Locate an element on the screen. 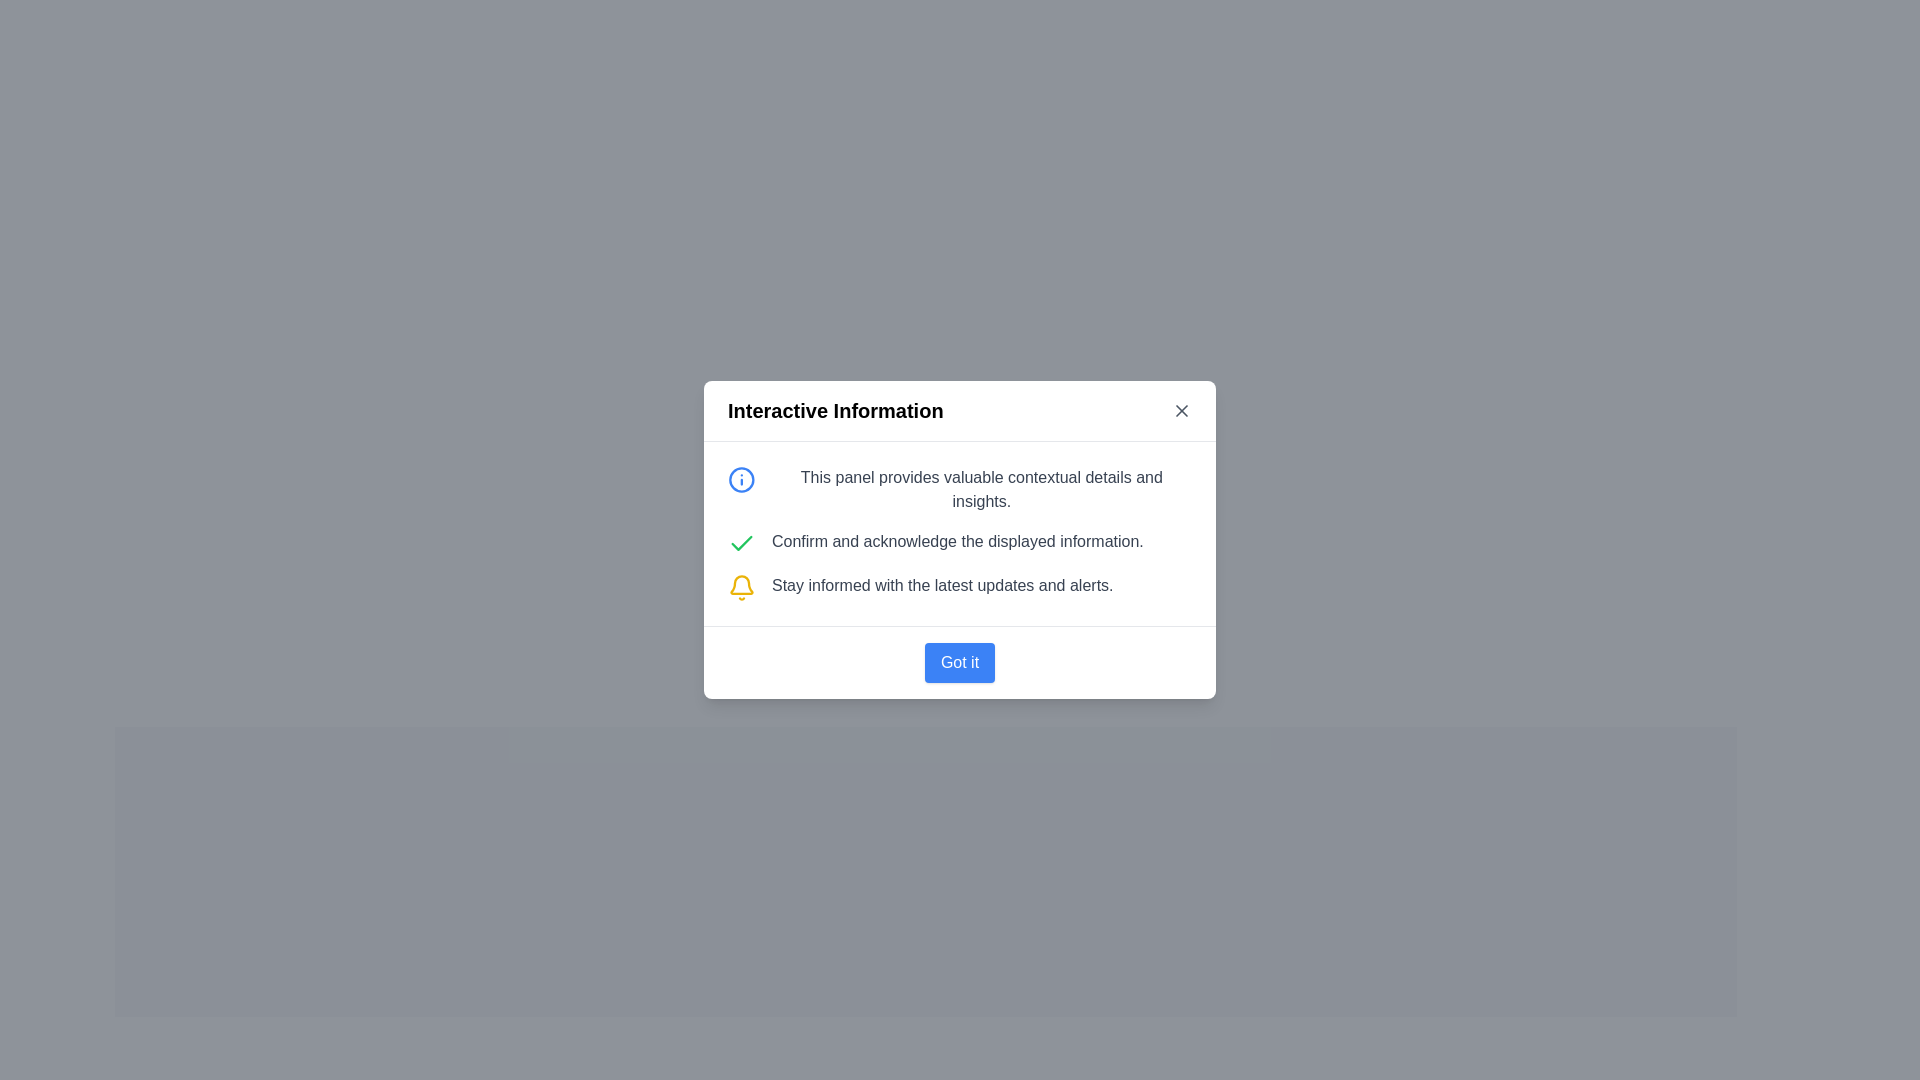  the blue button with rounded corners that has the text 'Got it' to confirm and close the dialog is located at coordinates (960, 663).